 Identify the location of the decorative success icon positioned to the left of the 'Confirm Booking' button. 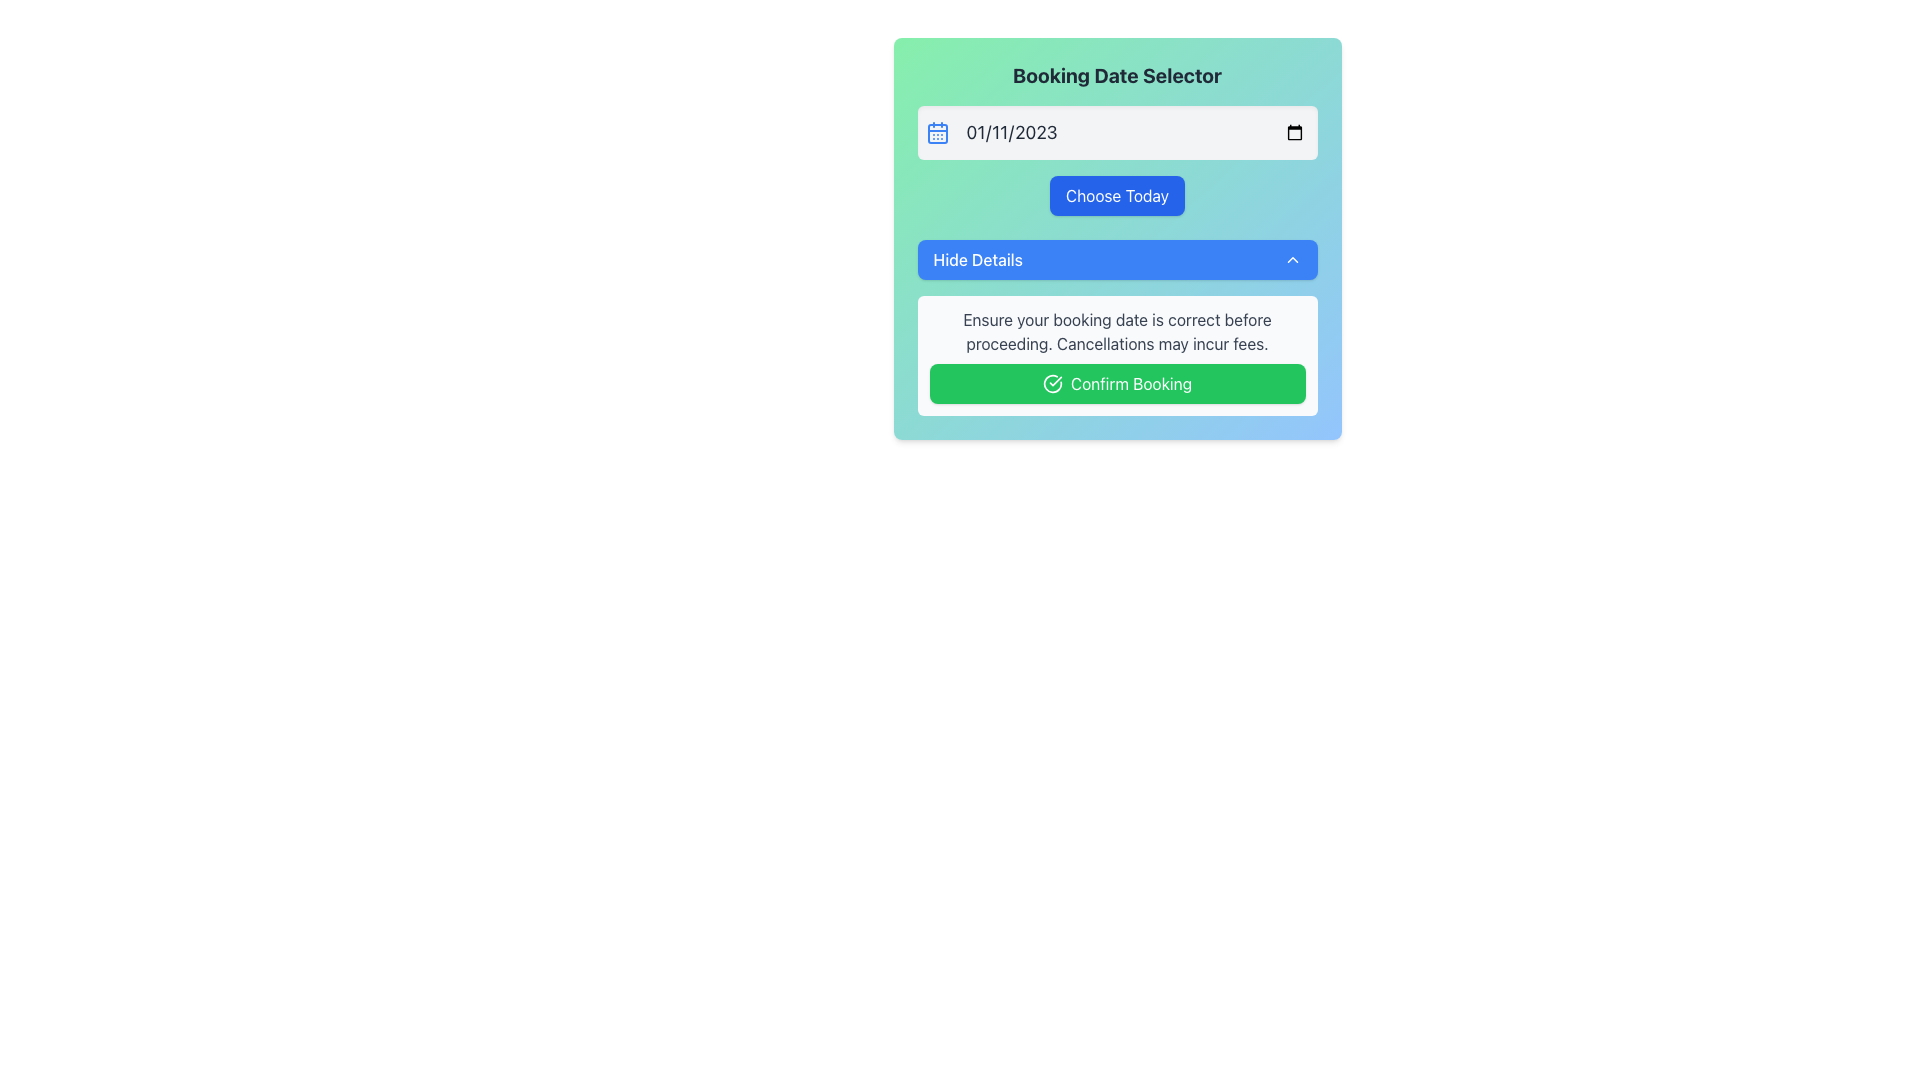
(1051, 384).